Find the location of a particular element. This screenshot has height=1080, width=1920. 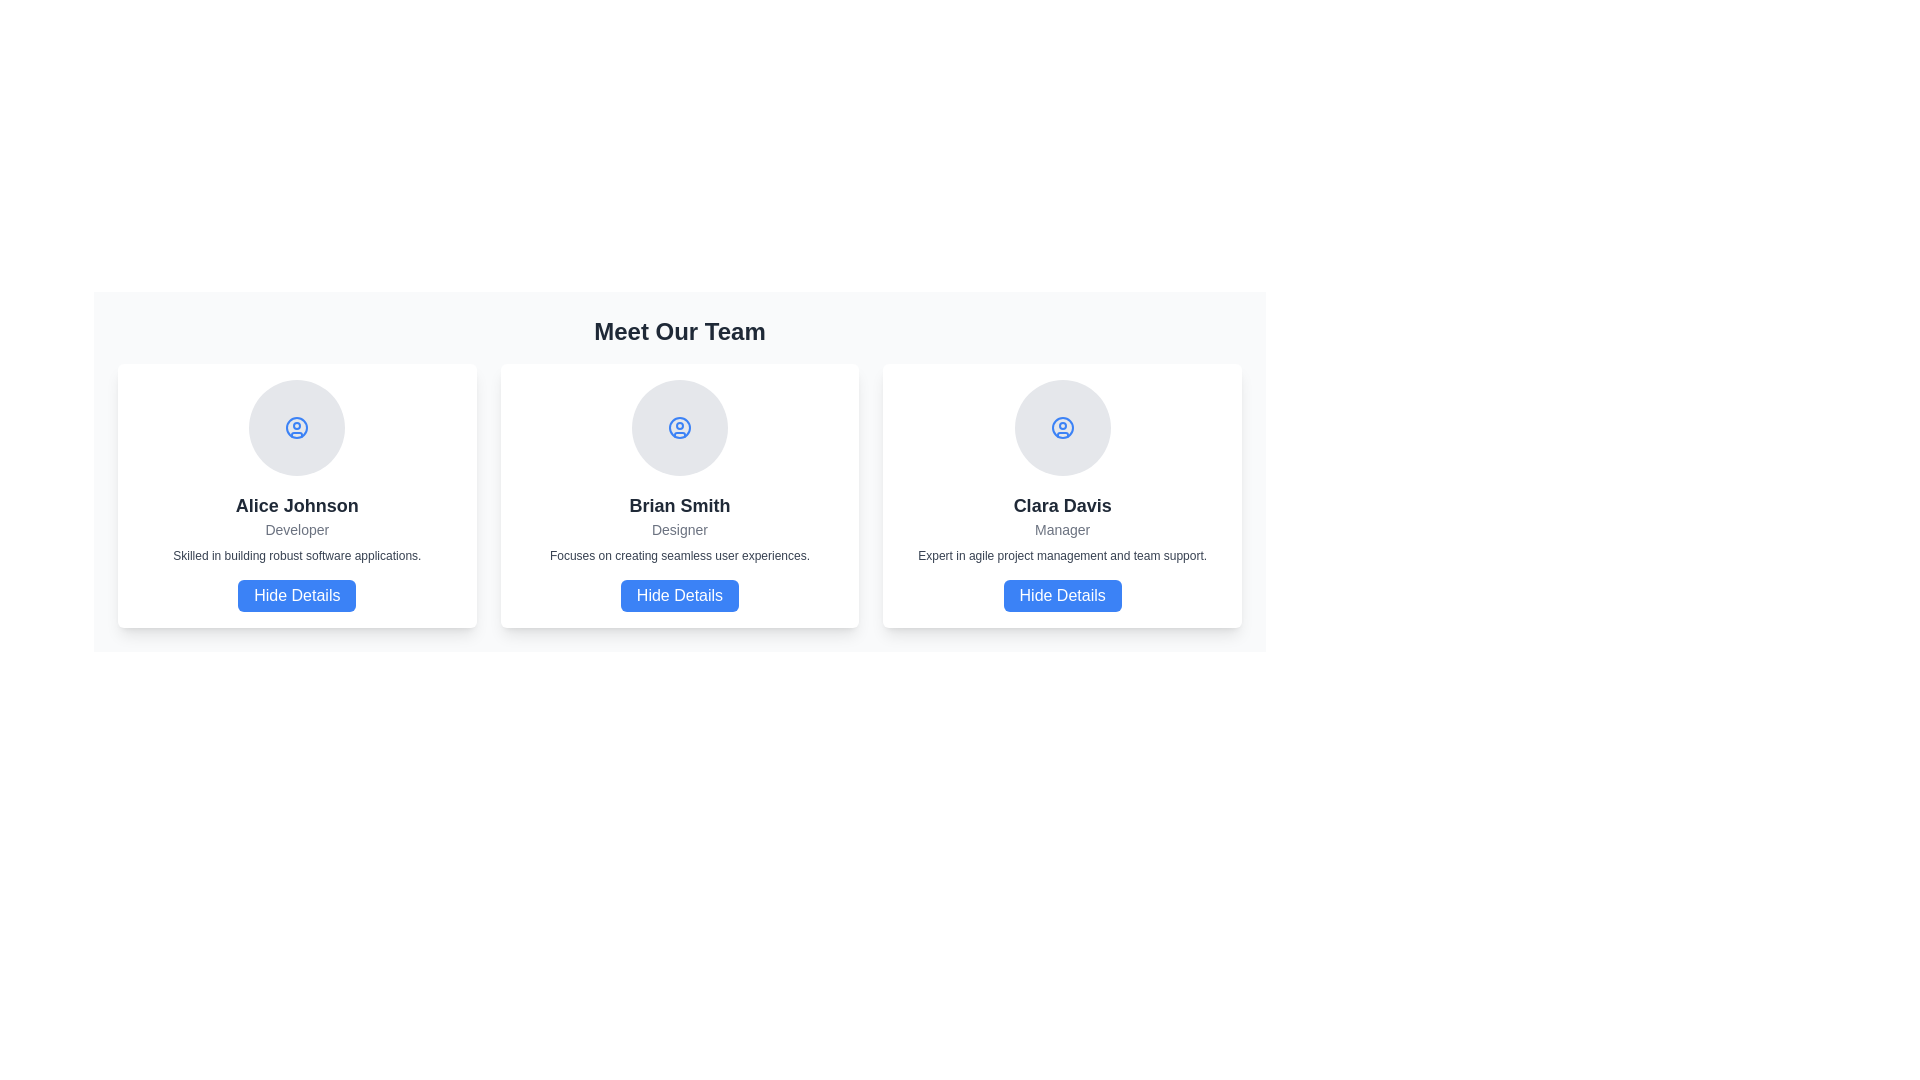

the text label displaying 'Skilled in building robust software applications.' which is positioned below the job title 'Developer' and above the 'Hide Details' button in the card for 'Alice Johnson' is located at coordinates (296, 555).